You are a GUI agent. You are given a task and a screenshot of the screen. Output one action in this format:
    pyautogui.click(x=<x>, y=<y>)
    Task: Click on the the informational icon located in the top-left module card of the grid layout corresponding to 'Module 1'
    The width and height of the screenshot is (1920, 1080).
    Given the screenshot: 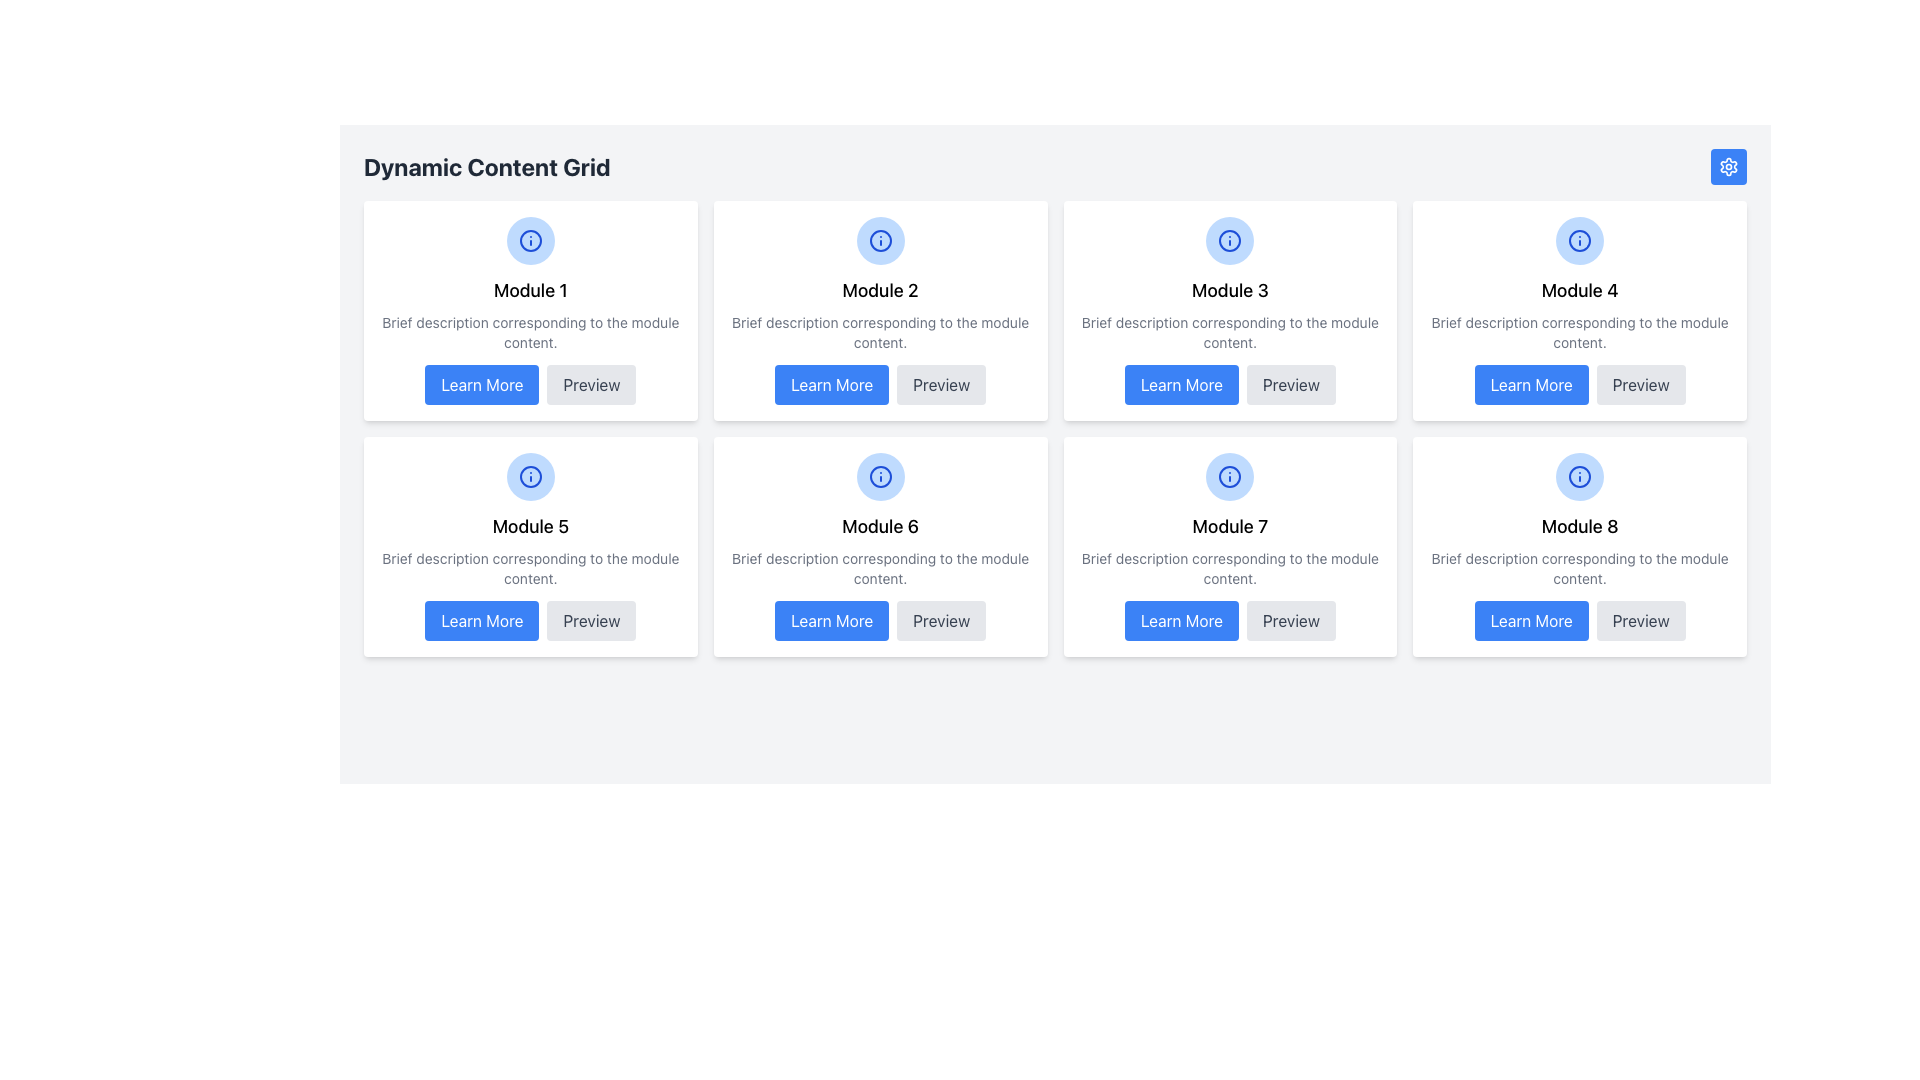 What is the action you would take?
    pyautogui.click(x=530, y=239)
    